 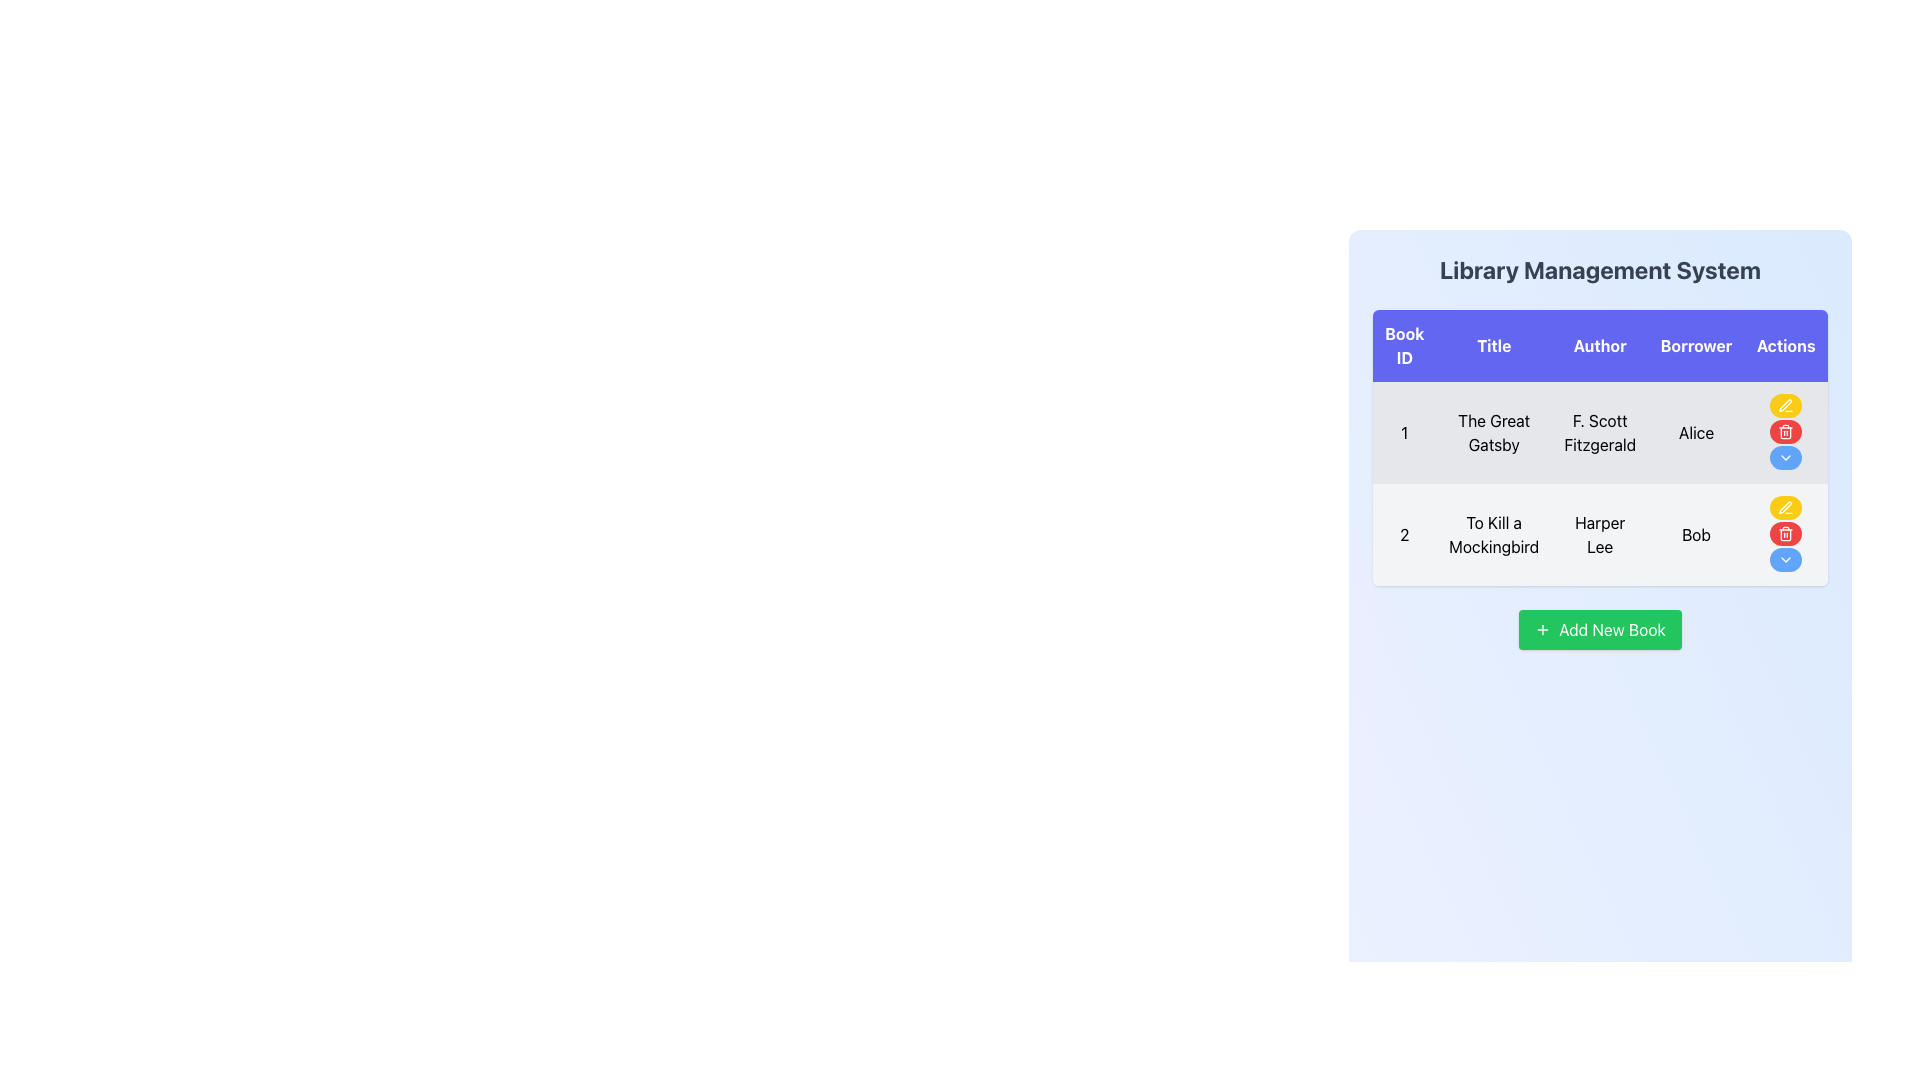 I want to click on text label indicating the serial order or ID of the corresponding book entry, located at the leftmost position in the table row for book details, so click(x=1403, y=431).